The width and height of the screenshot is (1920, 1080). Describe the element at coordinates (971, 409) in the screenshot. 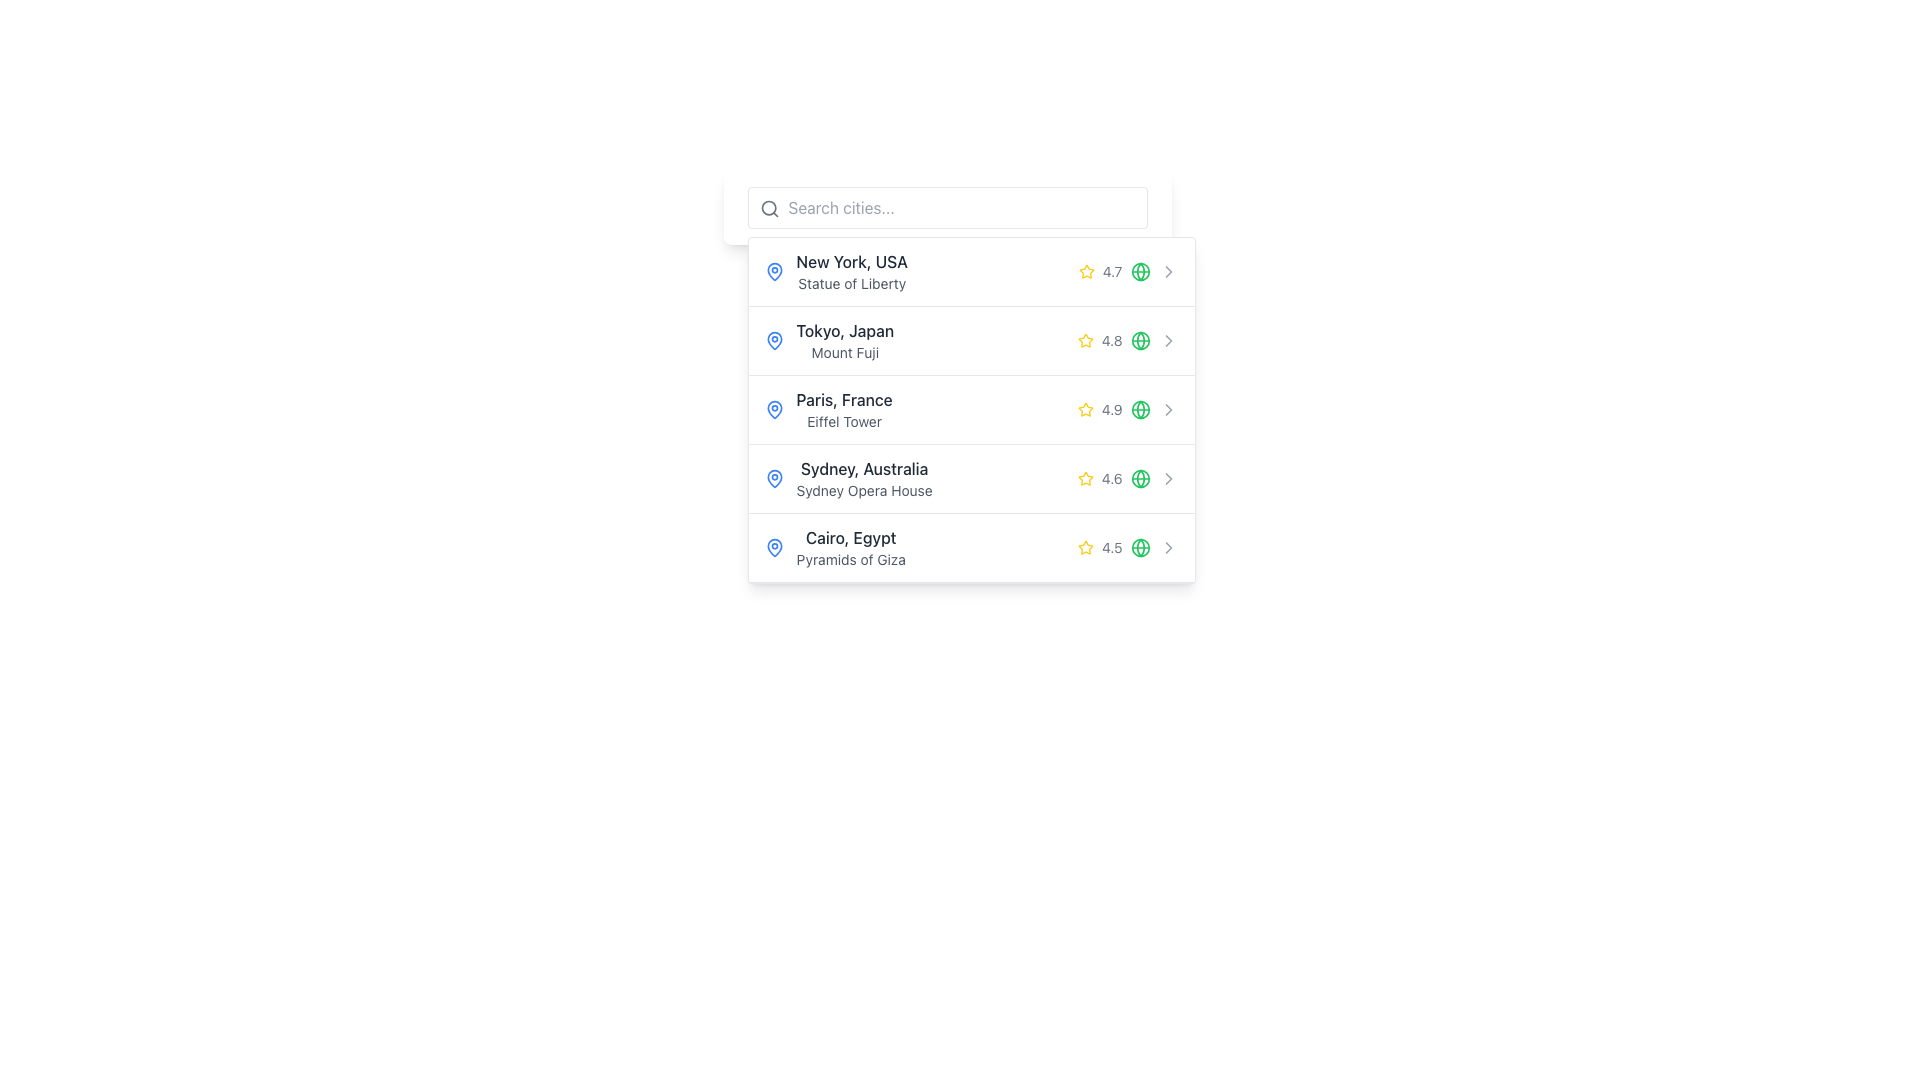

I see `the third entry` at that location.